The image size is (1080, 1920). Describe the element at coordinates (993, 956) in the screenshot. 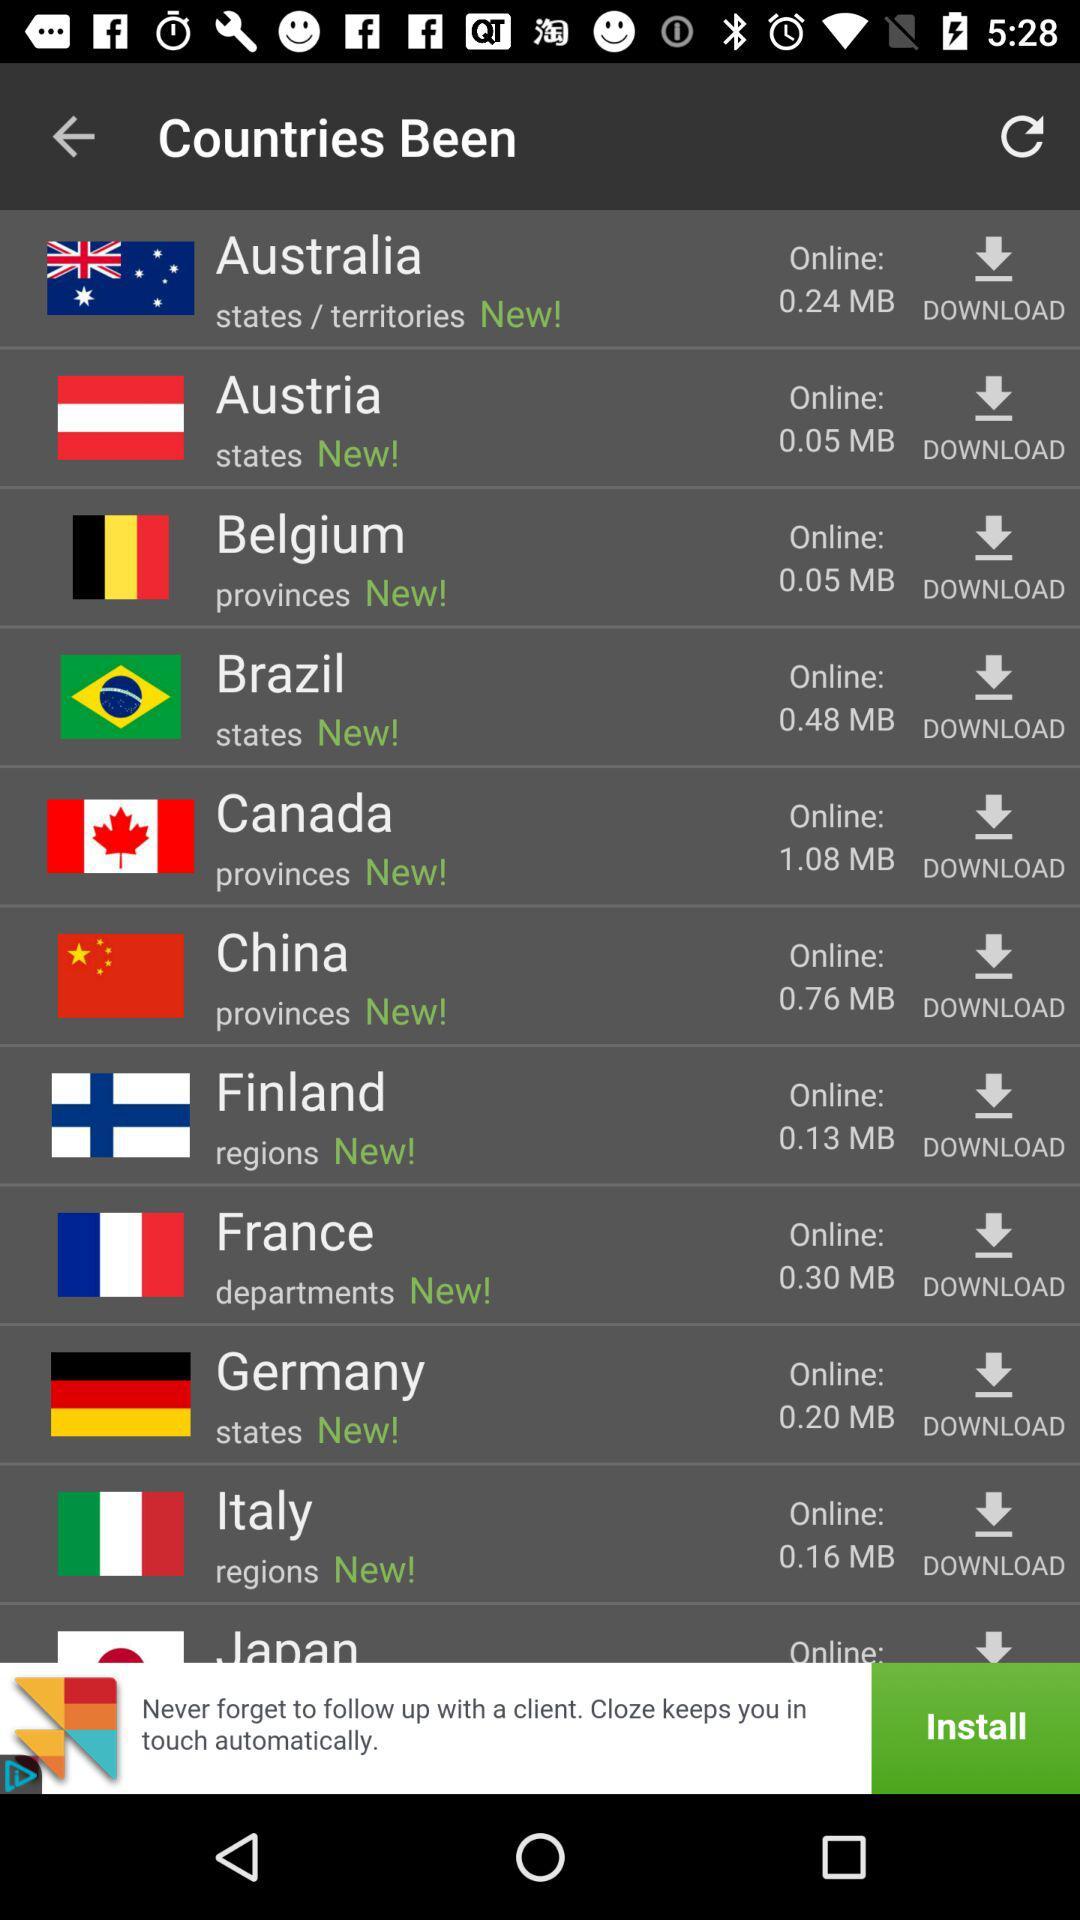

I see `download` at that location.